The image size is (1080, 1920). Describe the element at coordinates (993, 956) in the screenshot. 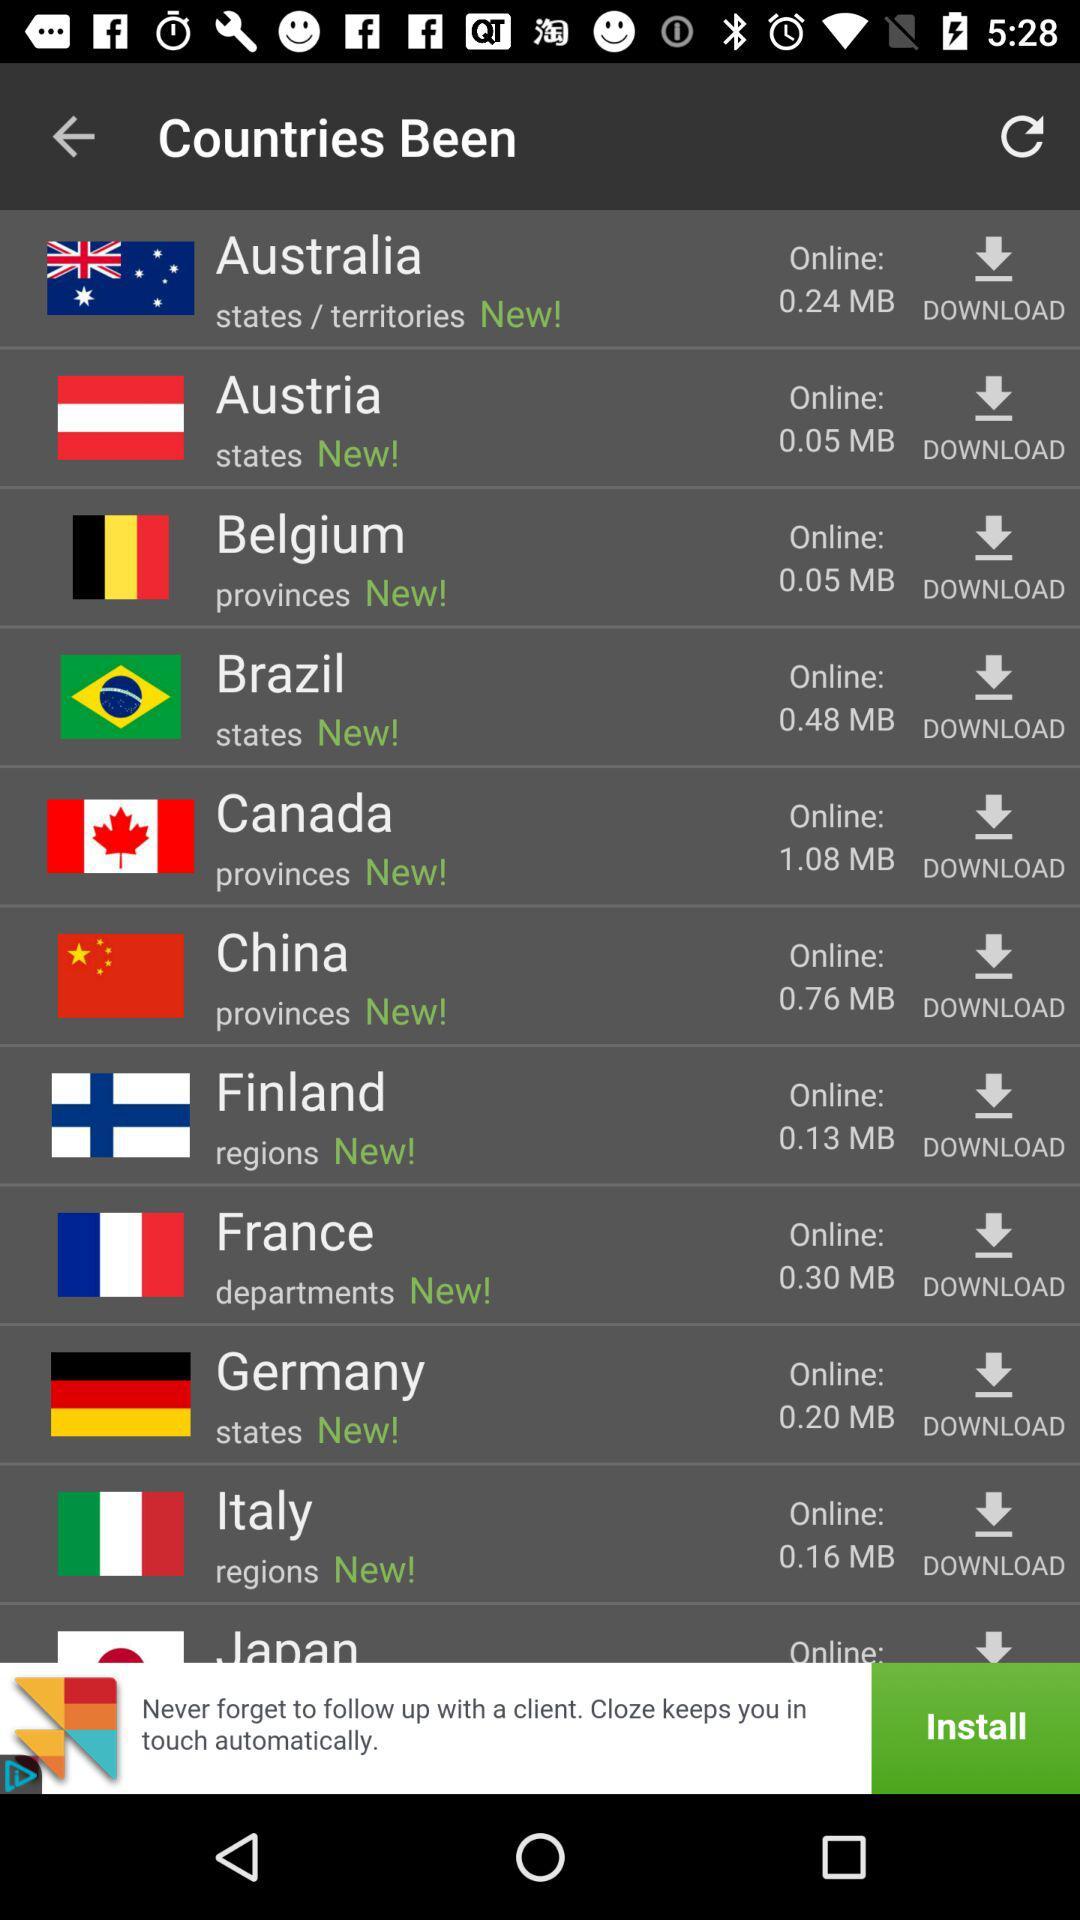

I see `download` at that location.